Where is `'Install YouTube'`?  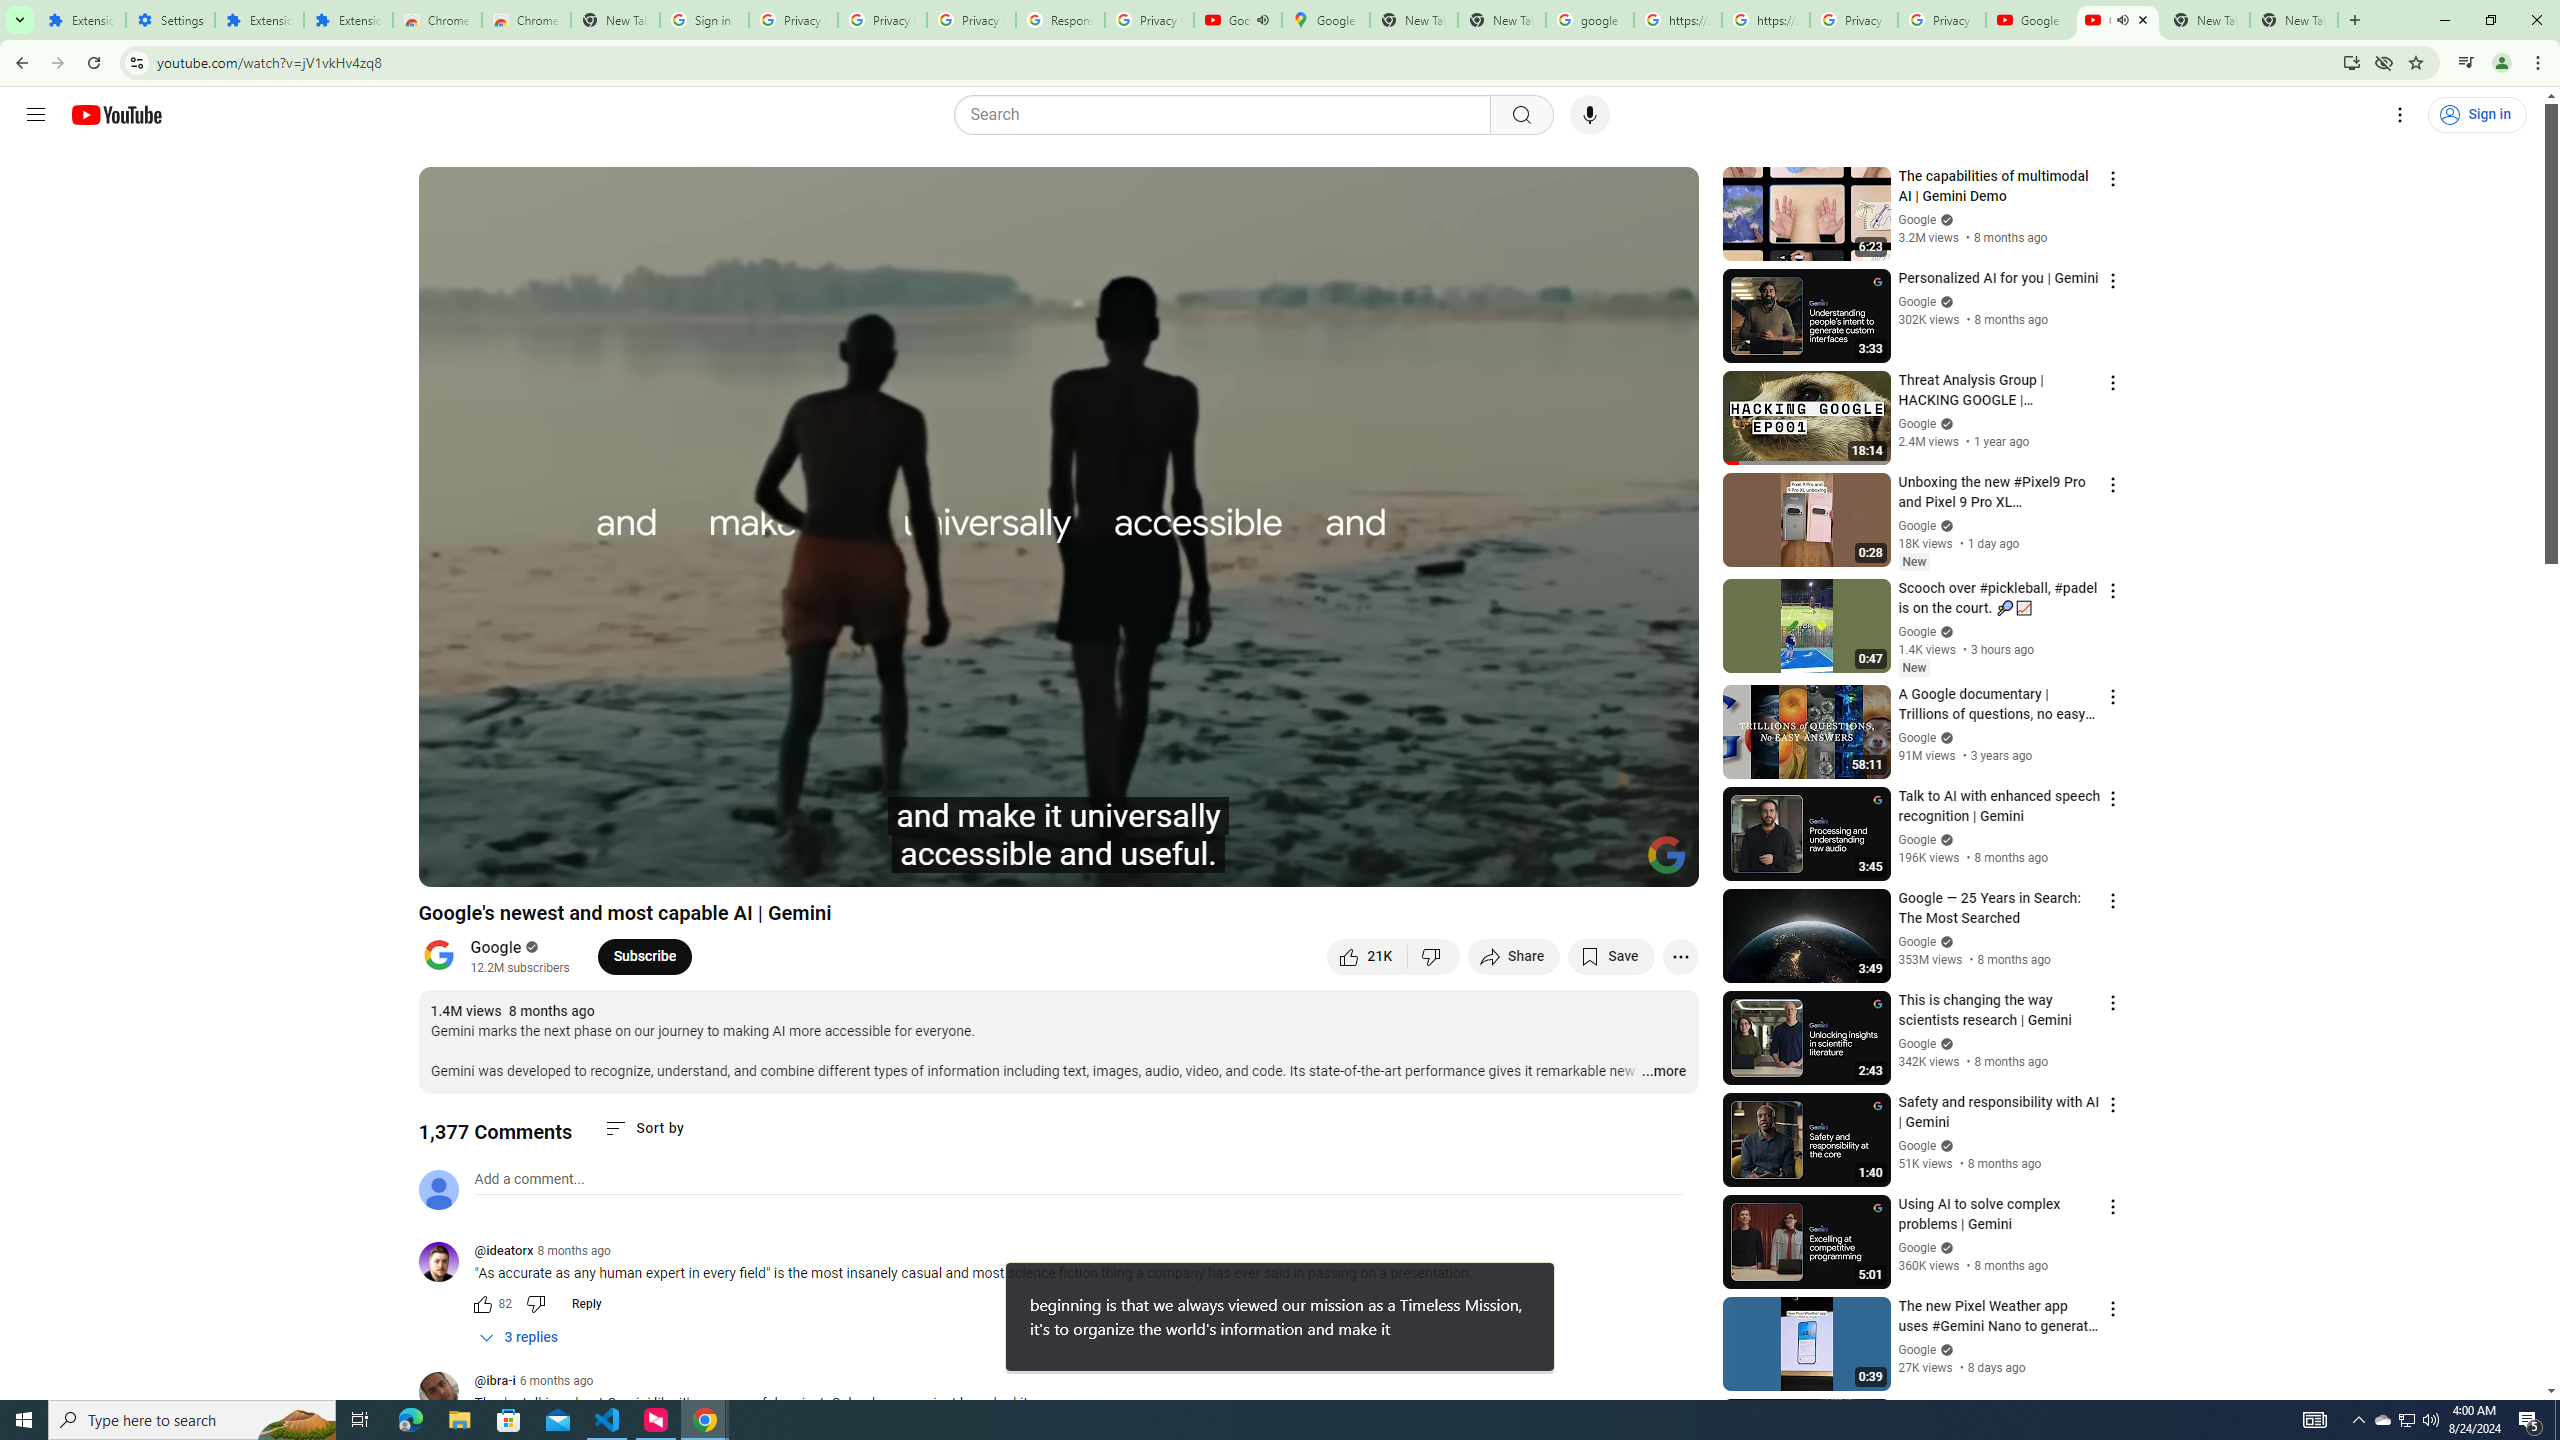 'Install YouTube' is located at coordinates (2351, 61).